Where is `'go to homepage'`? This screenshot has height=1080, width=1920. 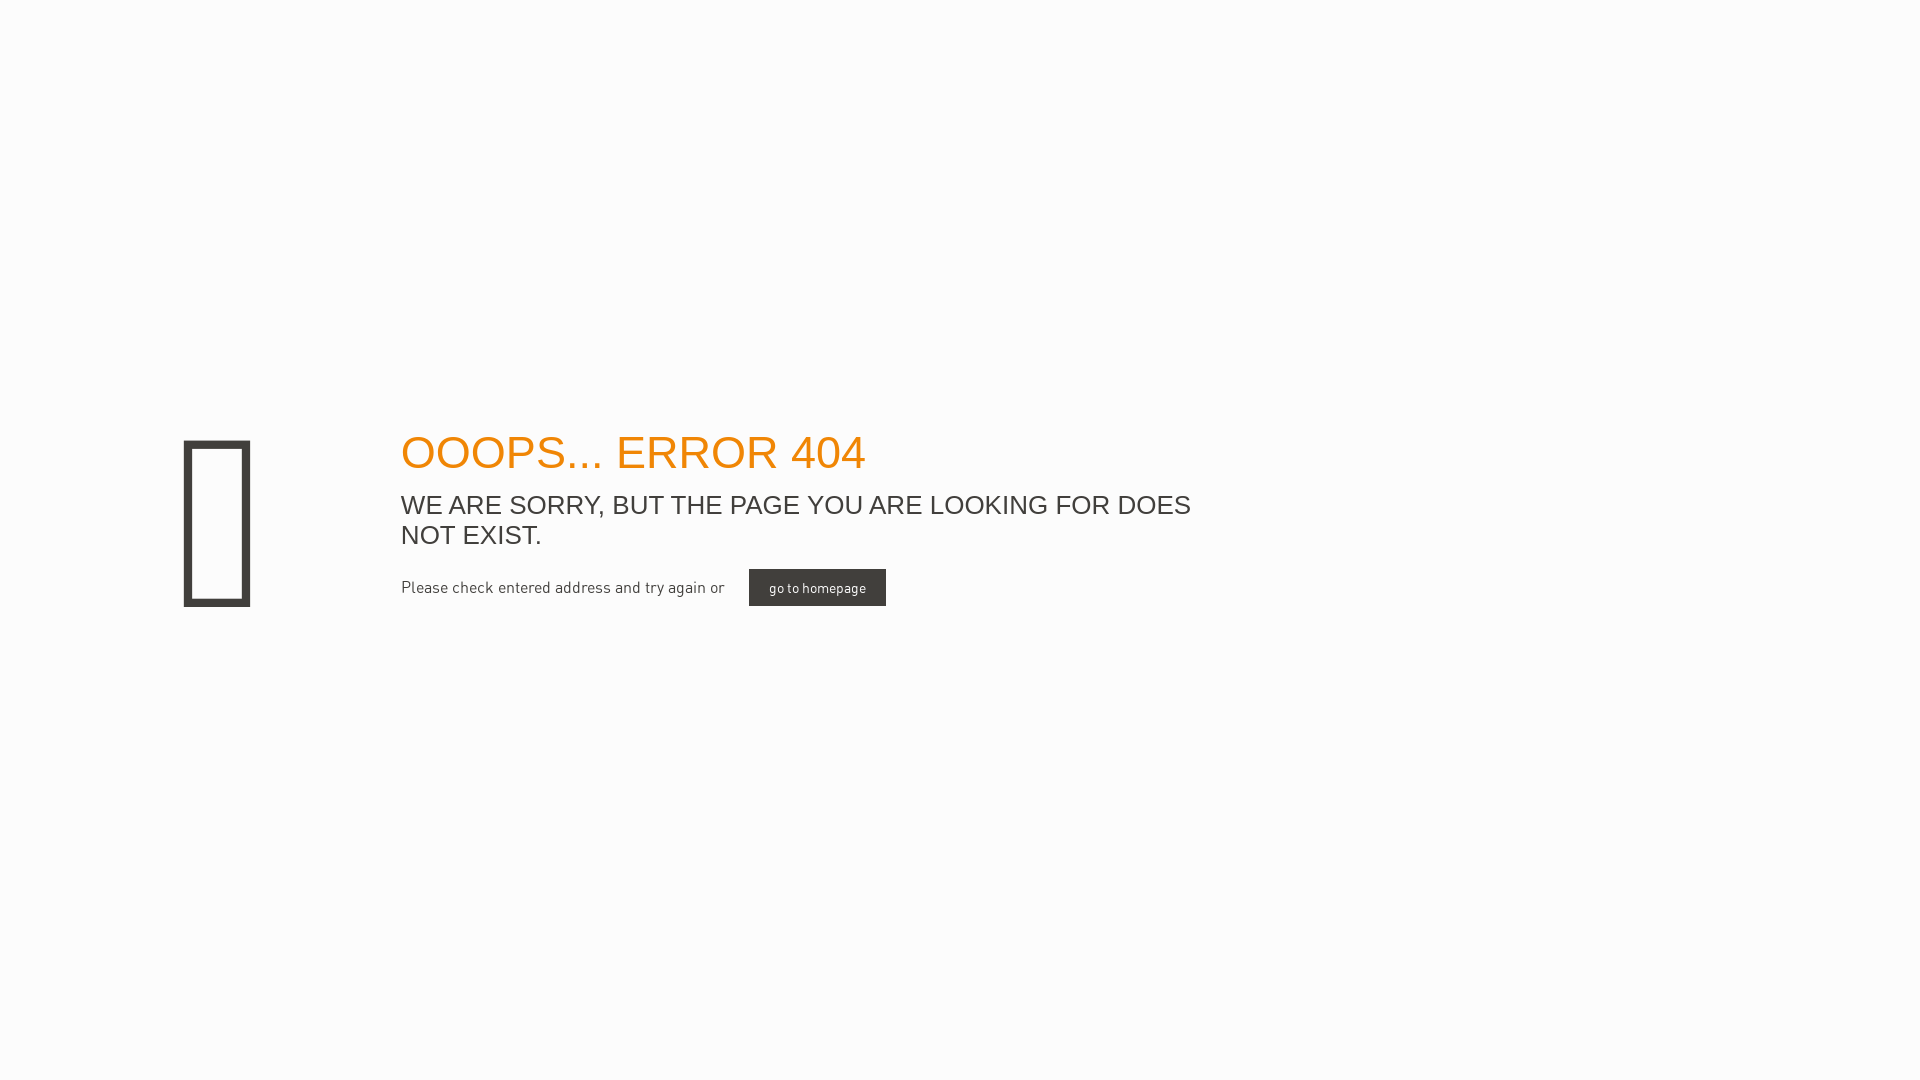
'go to homepage' is located at coordinates (817, 586).